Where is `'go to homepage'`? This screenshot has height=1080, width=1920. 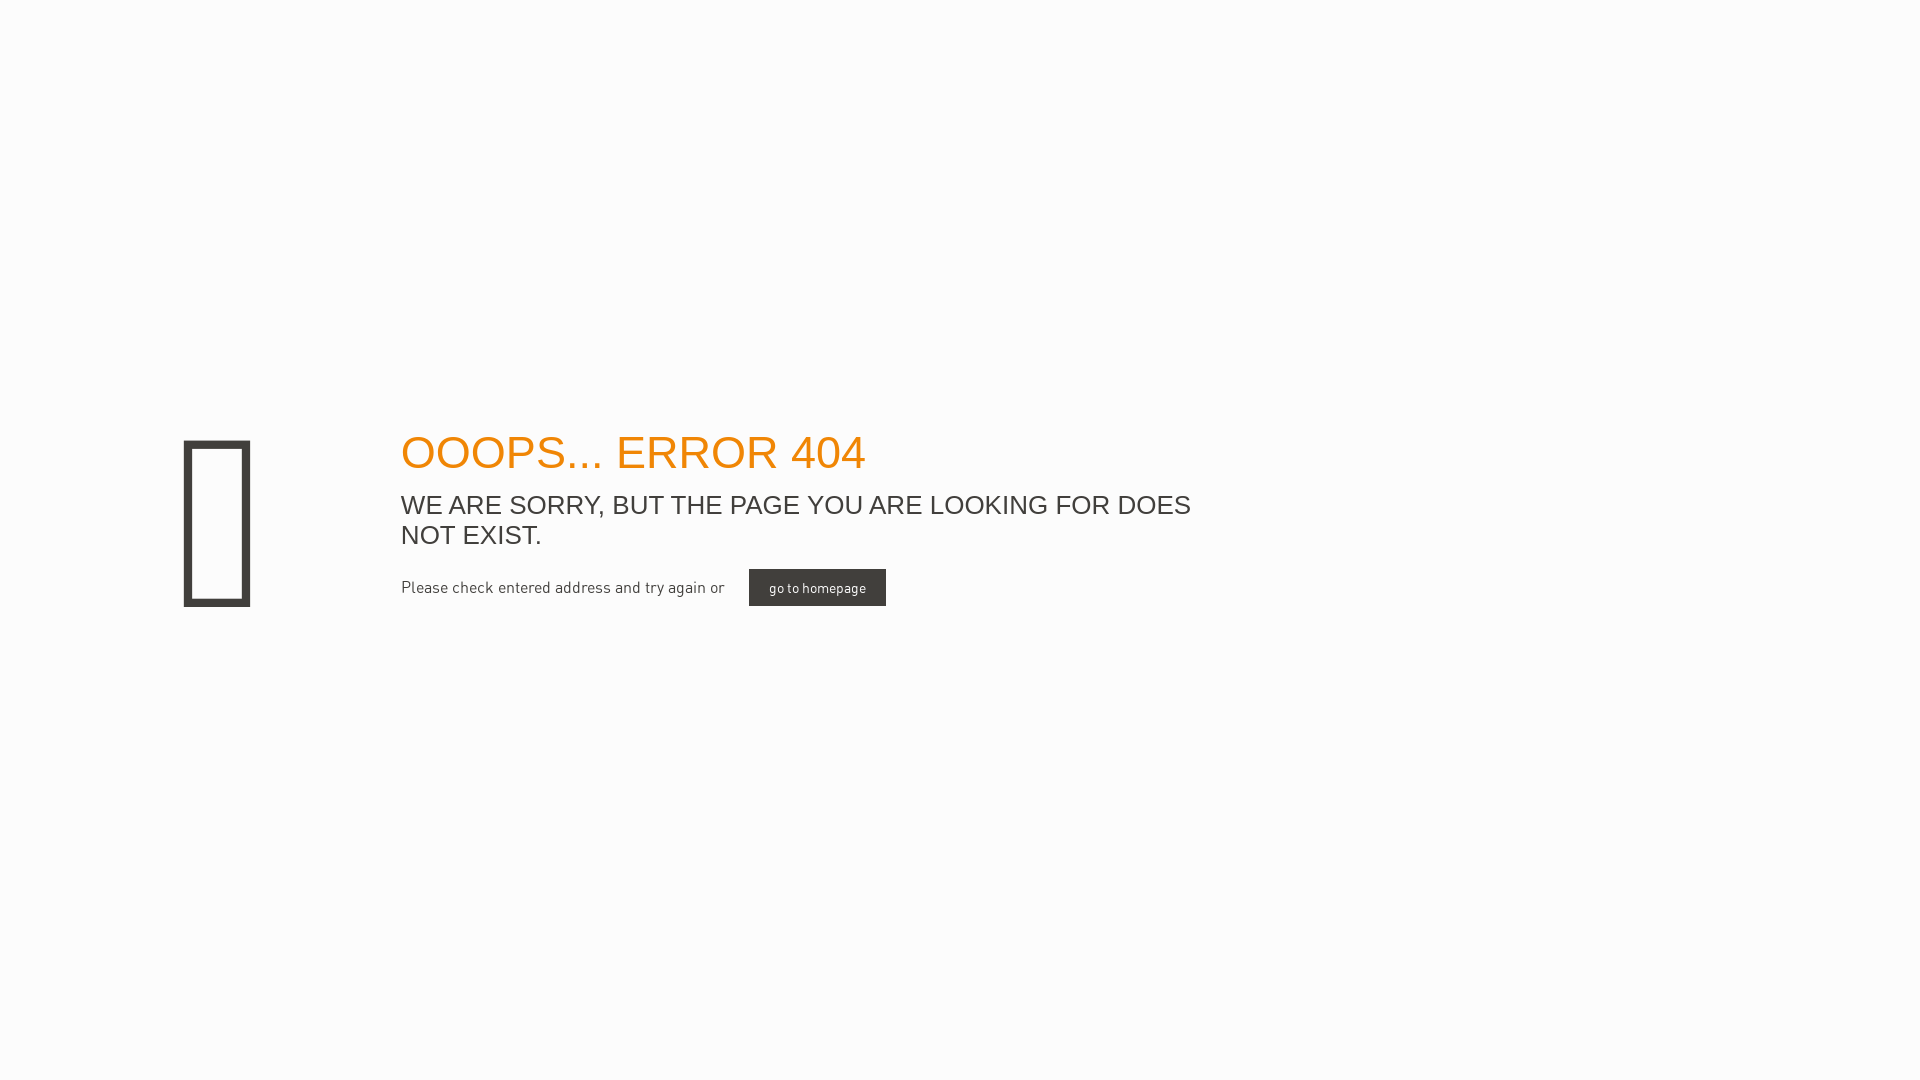
'go to homepage' is located at coordinates (817, 586).